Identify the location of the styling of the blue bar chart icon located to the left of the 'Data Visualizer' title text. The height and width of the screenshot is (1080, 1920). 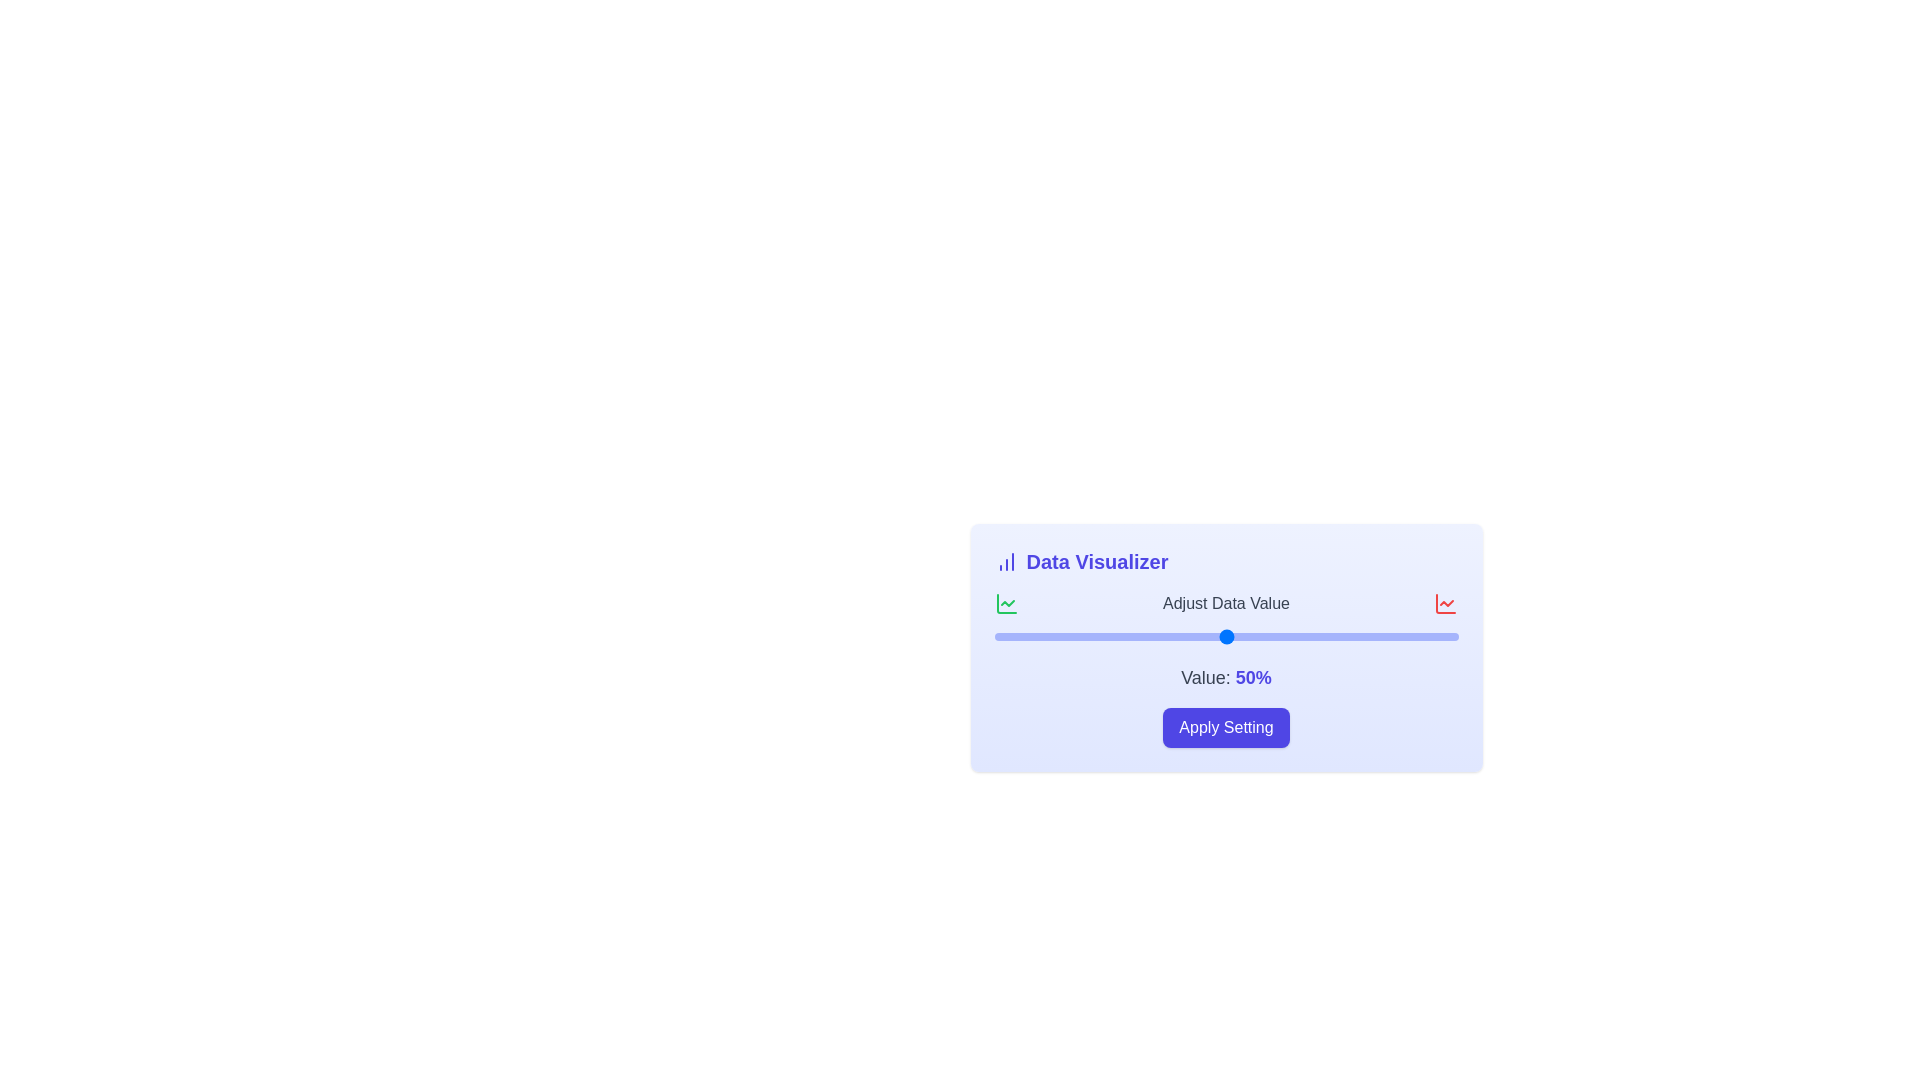
(1006, 562).